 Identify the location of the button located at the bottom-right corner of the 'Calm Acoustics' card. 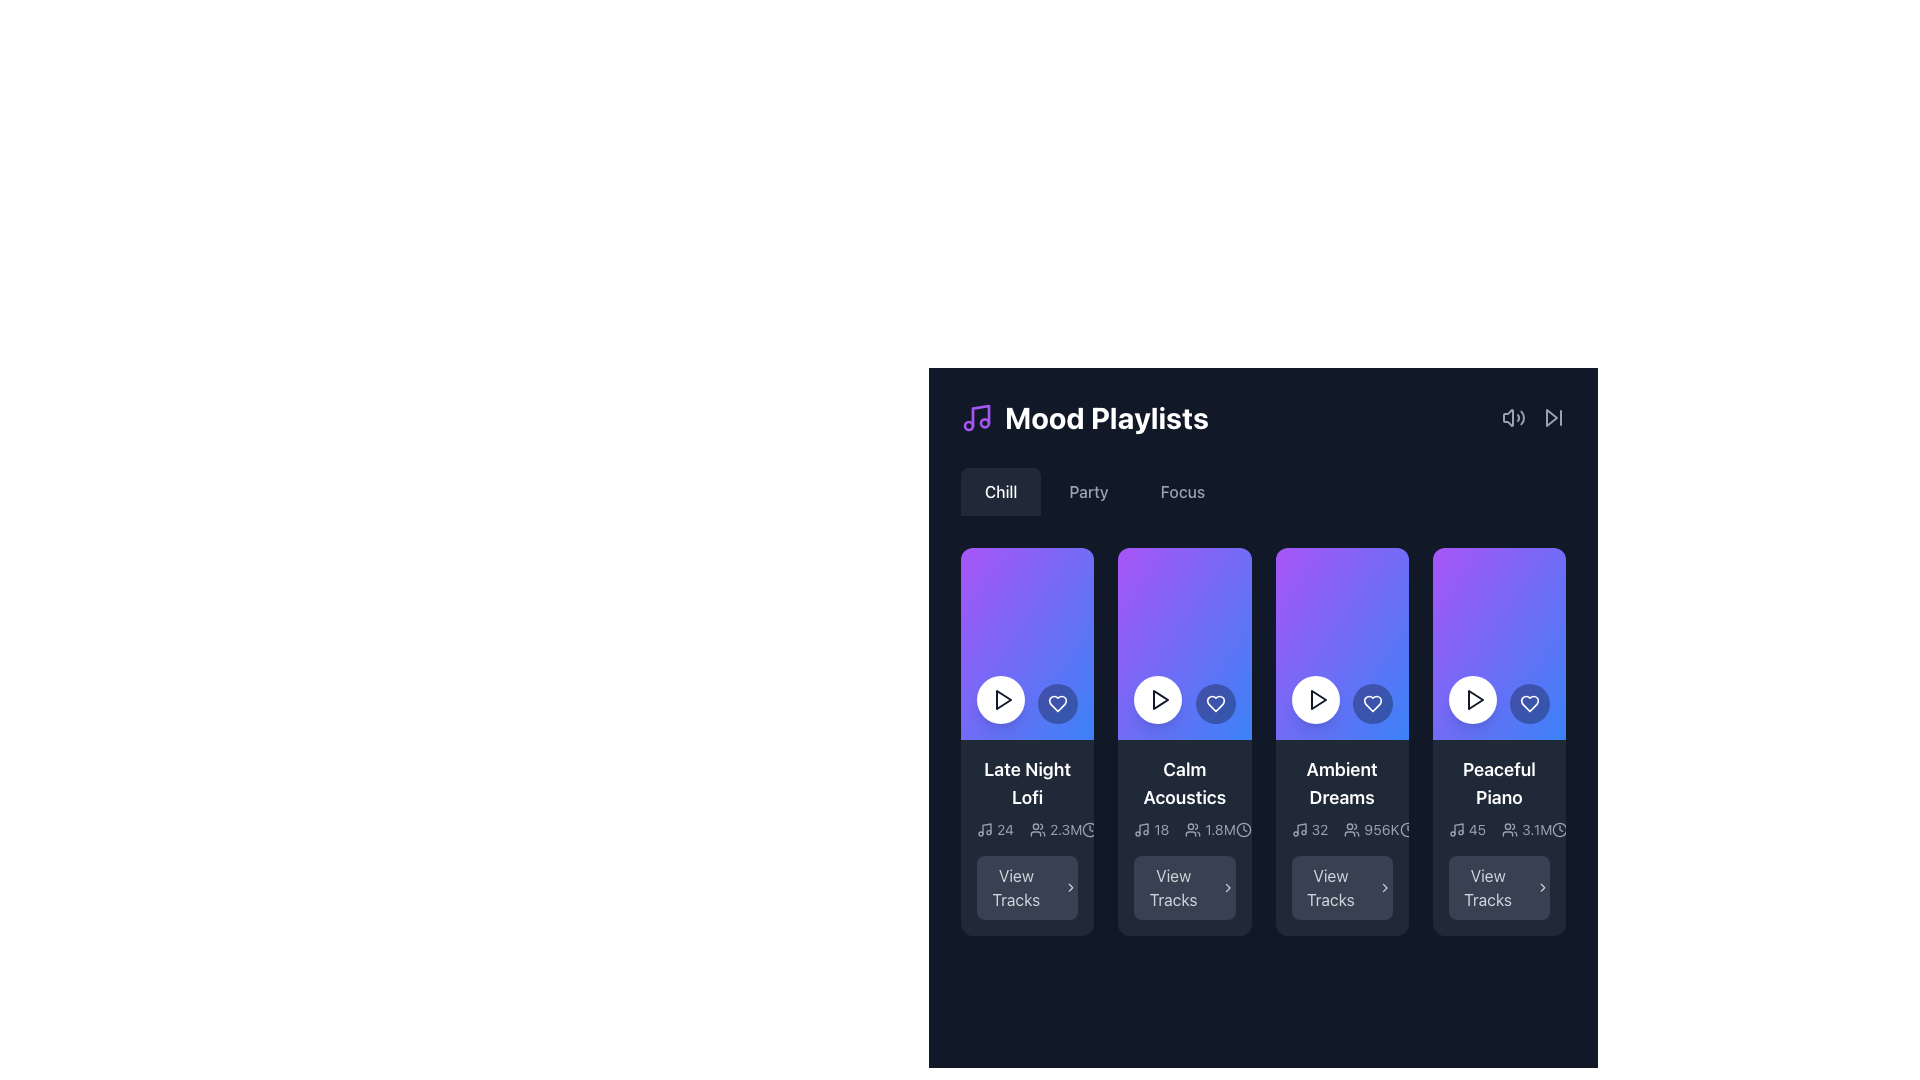
(1184, 886).